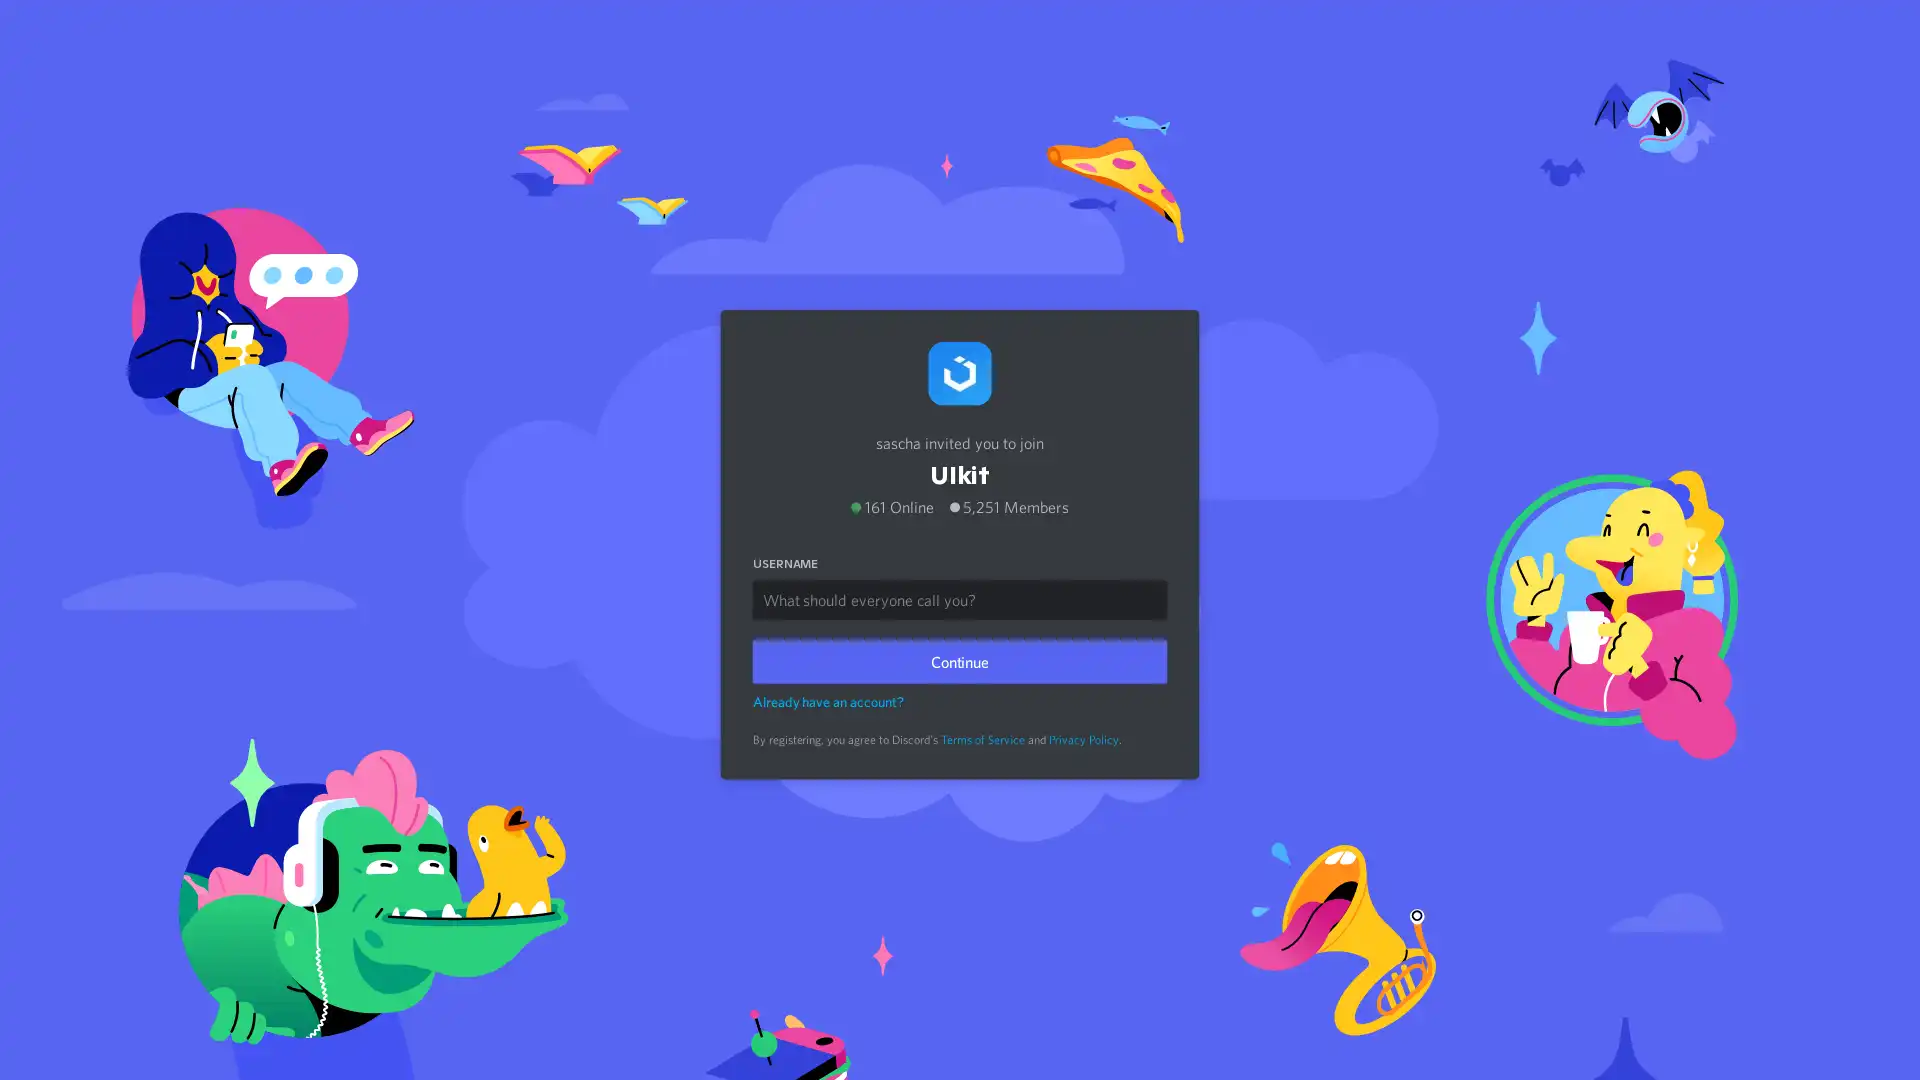 This screenshot has height=1080, width=1920. What do you see at coordinates (960, 656) in the screenshot?
I see `Continue` at bounding box center [960, 656].